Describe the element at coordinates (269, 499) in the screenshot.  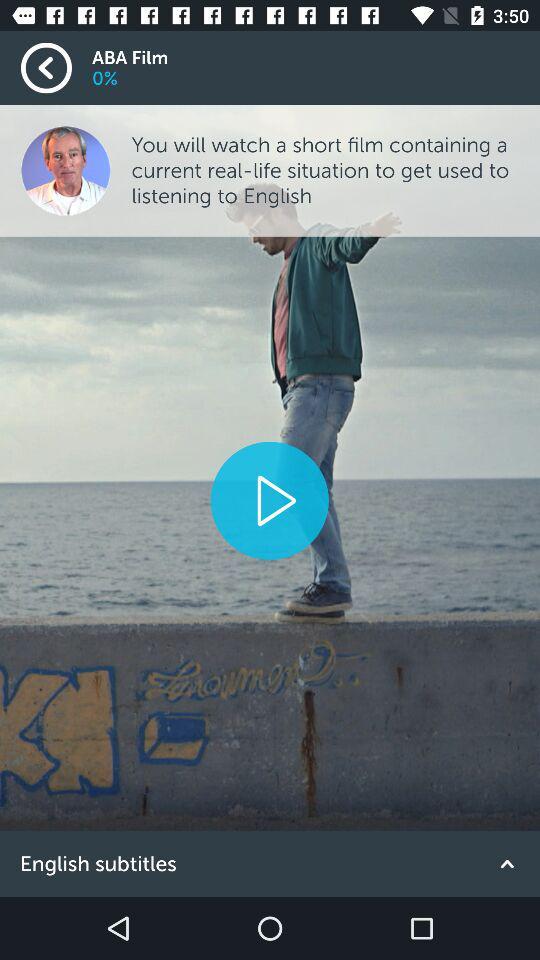
I see `item above the no subtitles` at that location.